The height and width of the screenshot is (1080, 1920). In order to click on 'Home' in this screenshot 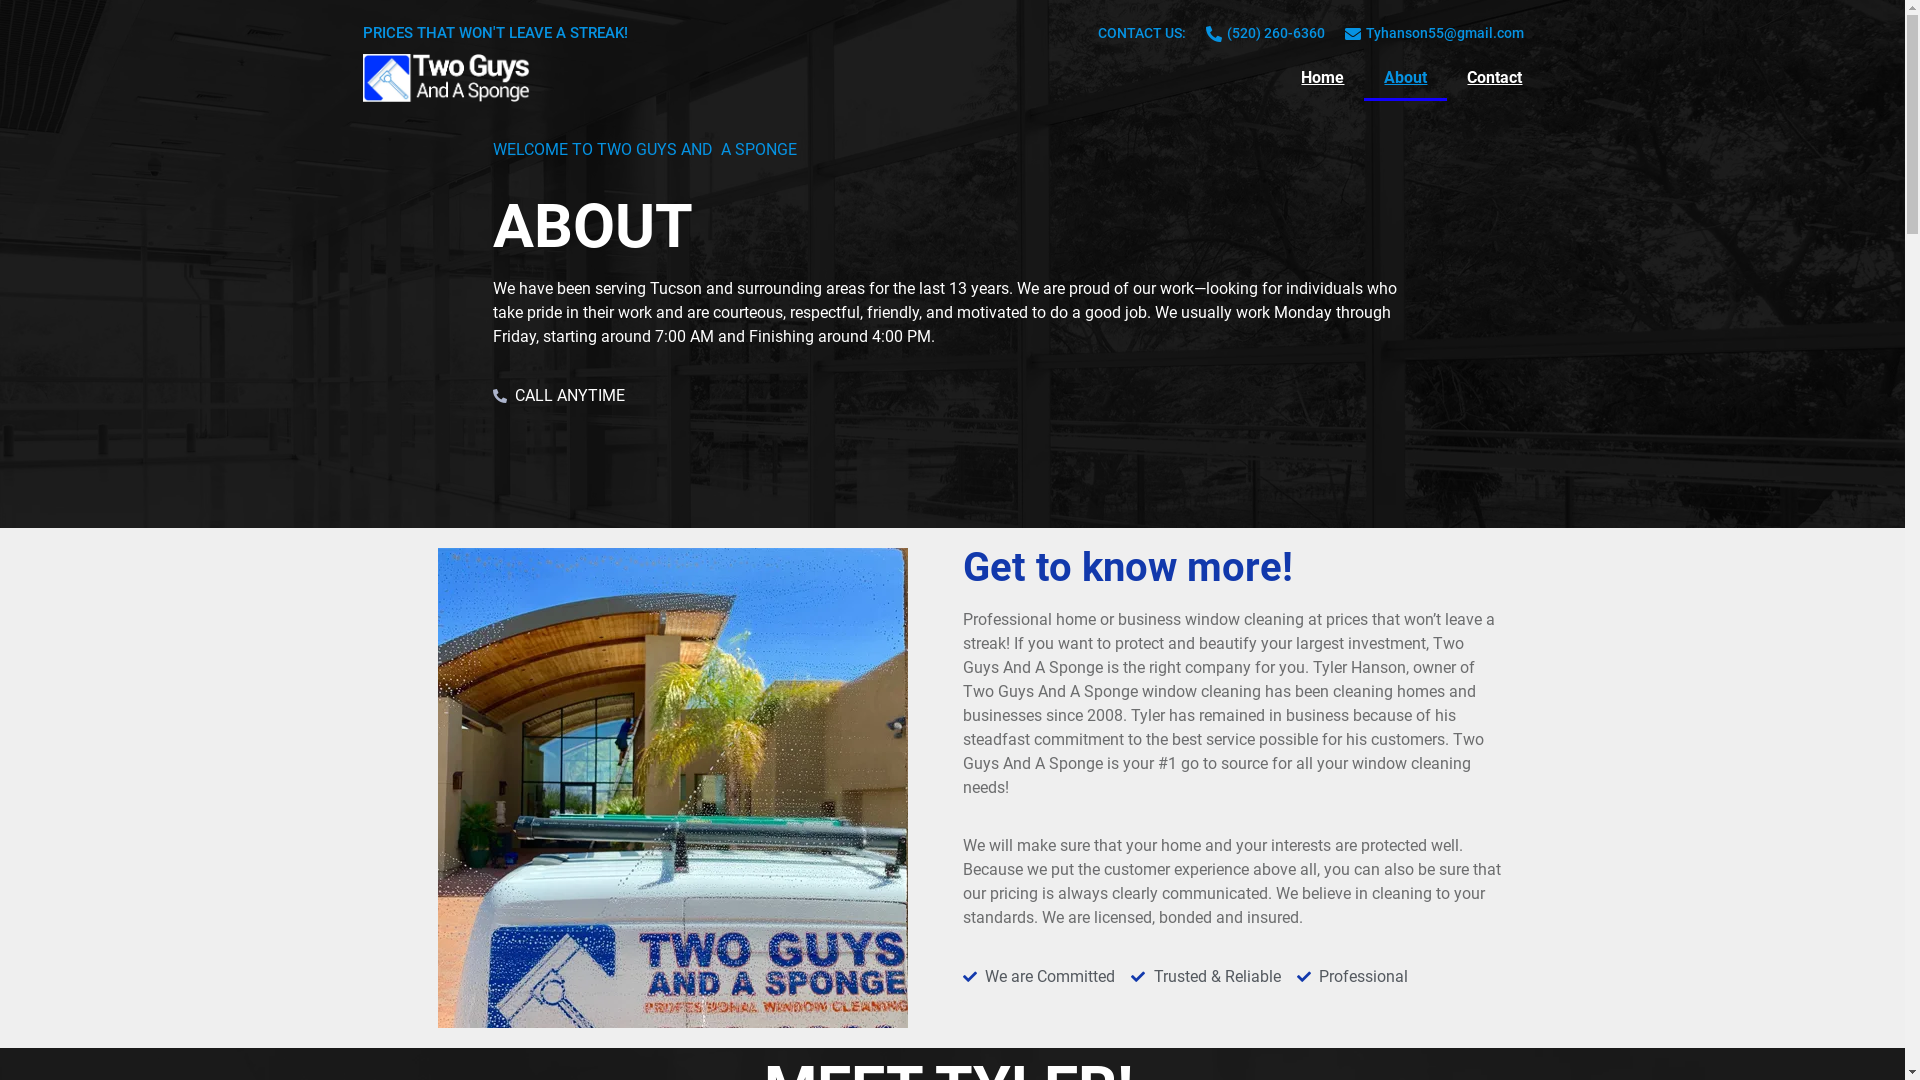, I will do `click(1281, 76)`.